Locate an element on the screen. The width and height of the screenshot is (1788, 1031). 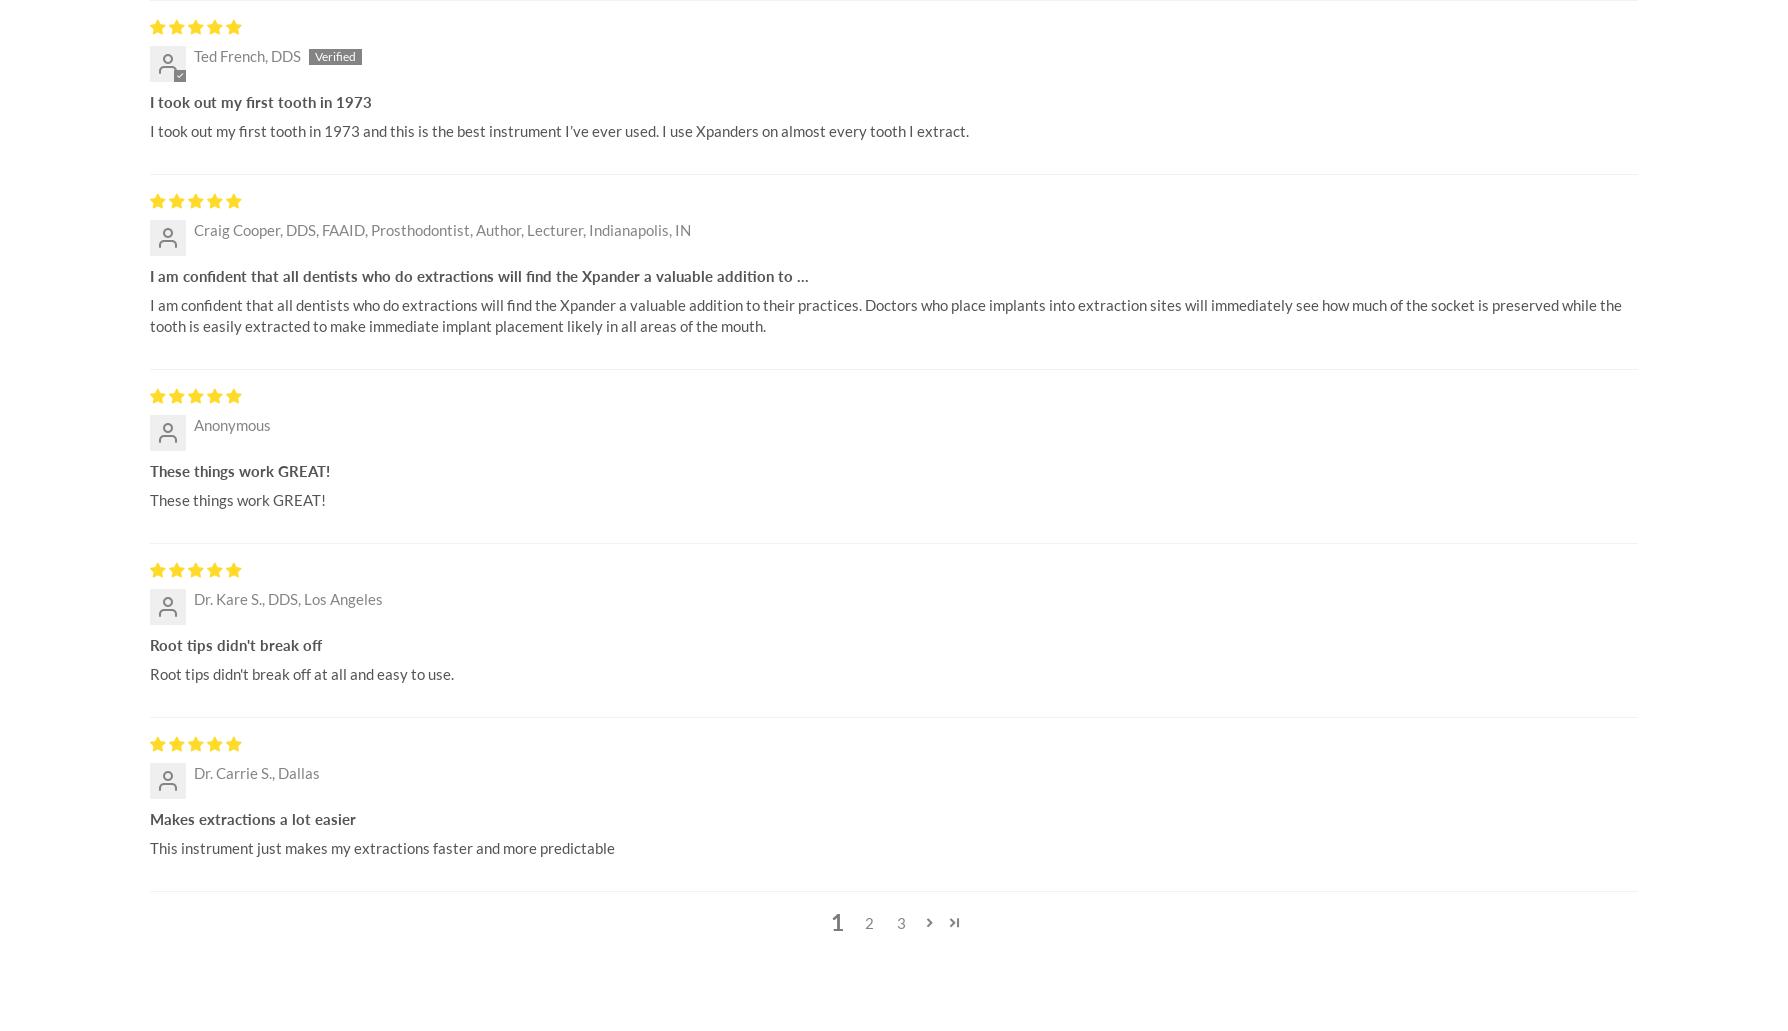
'Dr. Carrie S., Dallas' is located at coordinates (255, 772).